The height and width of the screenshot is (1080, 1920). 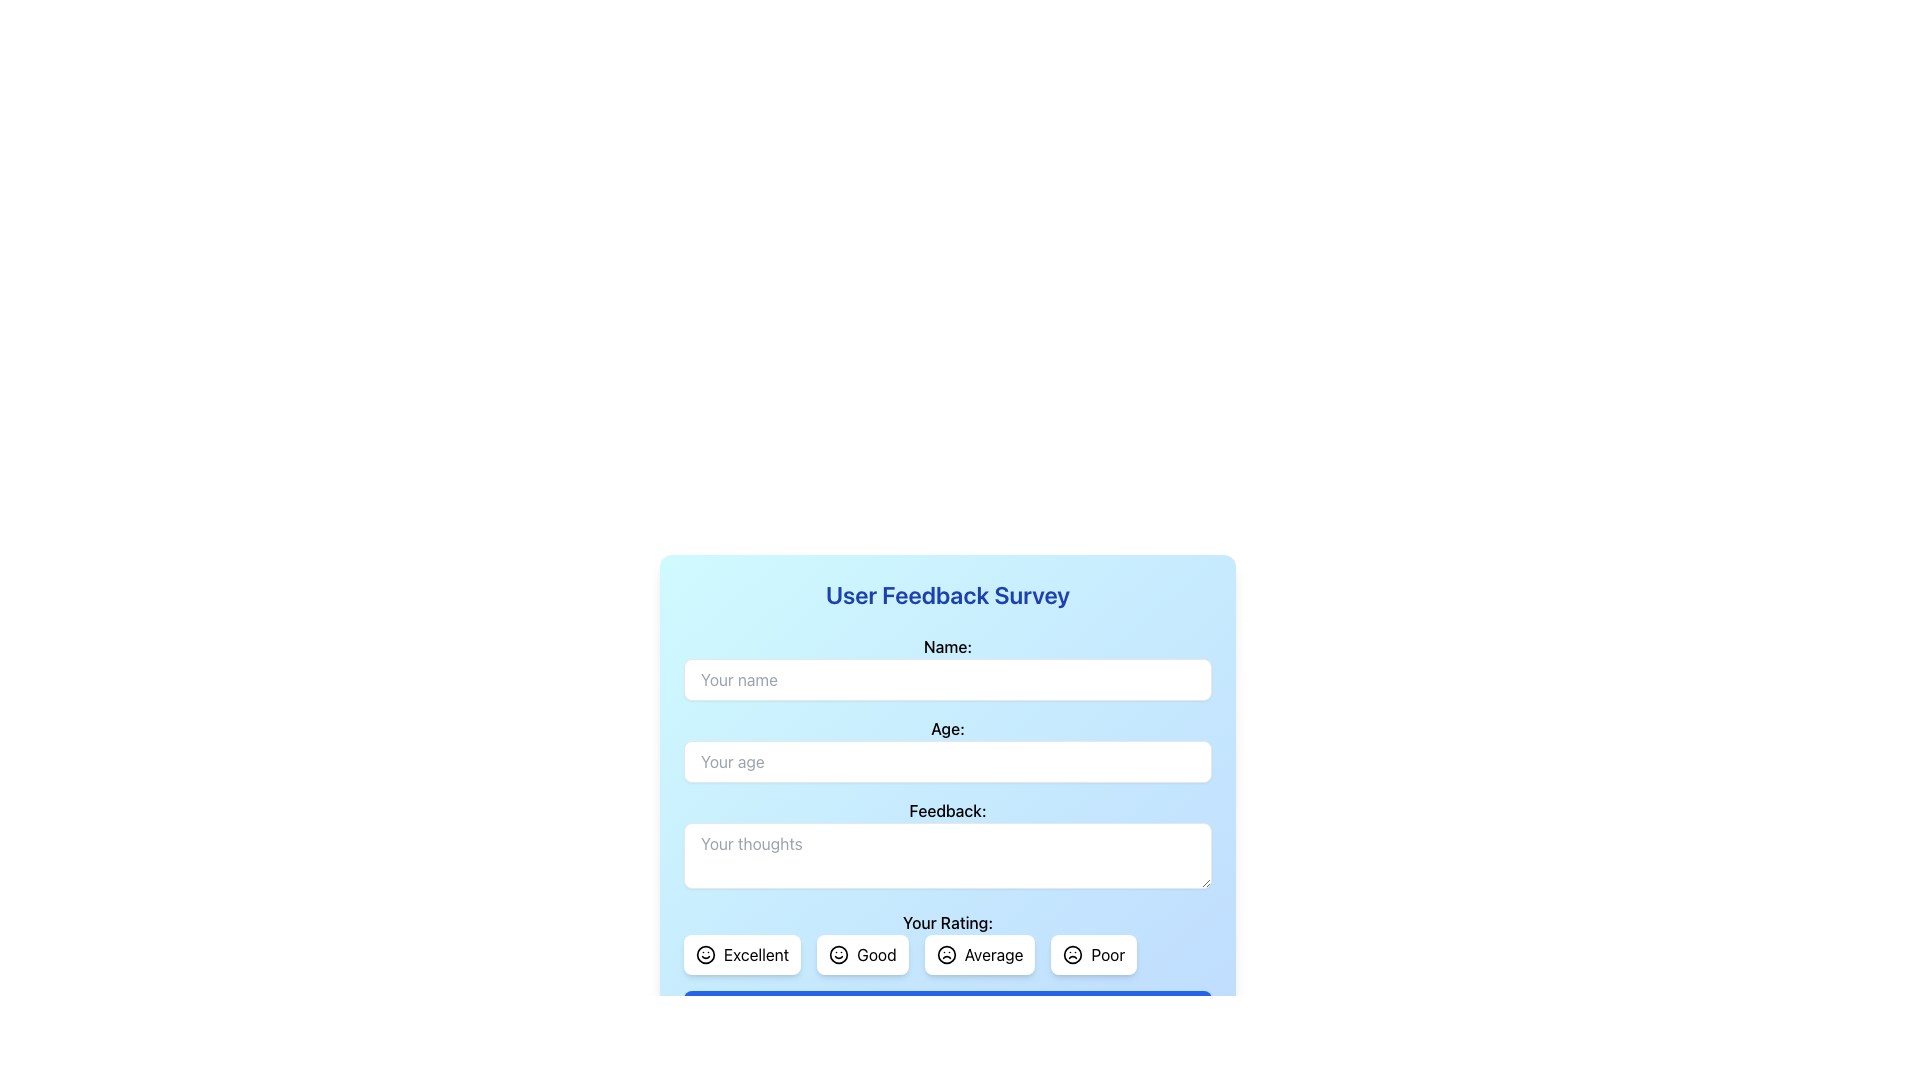 What do you see at coordinates (947, 954) in the screenshot?
I see `the third button labeled 'Average' in the rating group` at bounding box center [947, 954].